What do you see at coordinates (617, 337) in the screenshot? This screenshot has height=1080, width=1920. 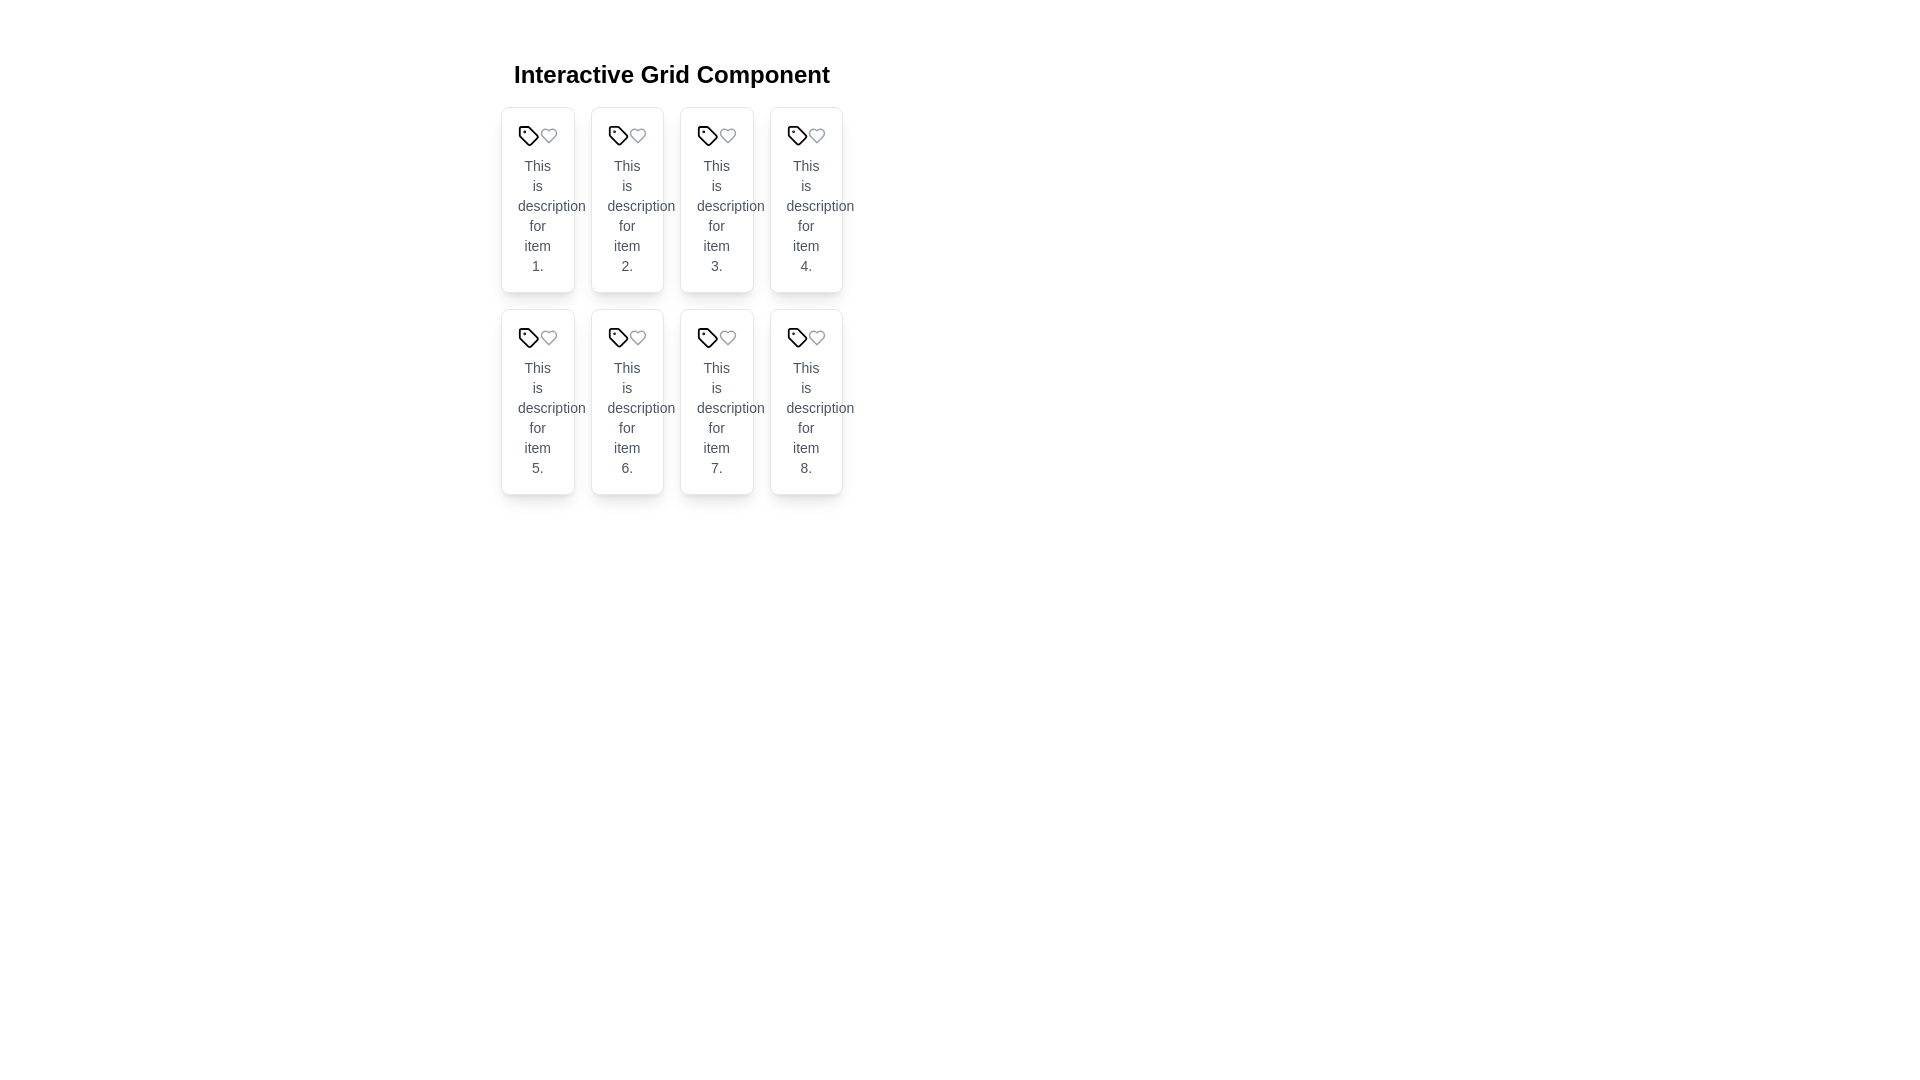 I see `the decorative or identifying icon in the grid cell labeled 'Tile 6', which is located at the upper-left corner of that cell` at bounding box center [617, 337].